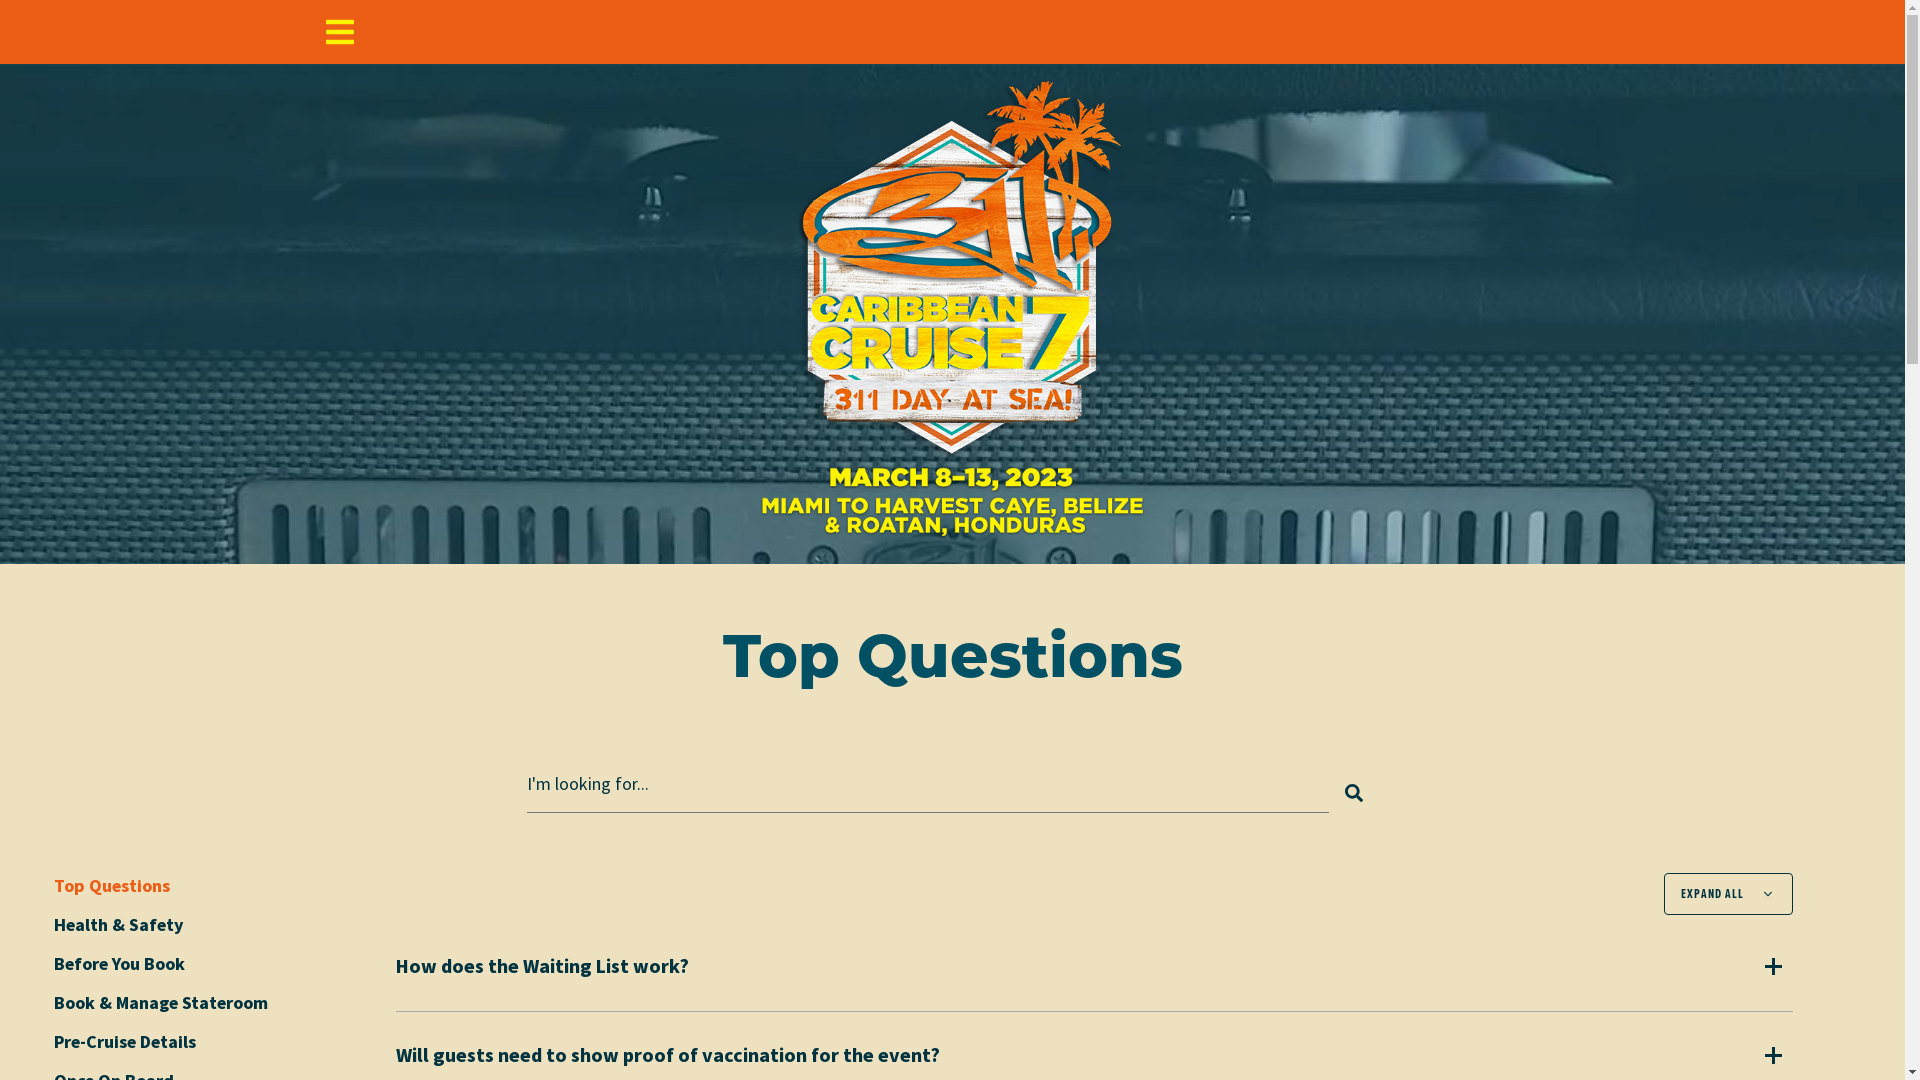 This screenshot has width=1920, height=1080. I want to click on 'How does the Waiting List work?', so click(395, 964).